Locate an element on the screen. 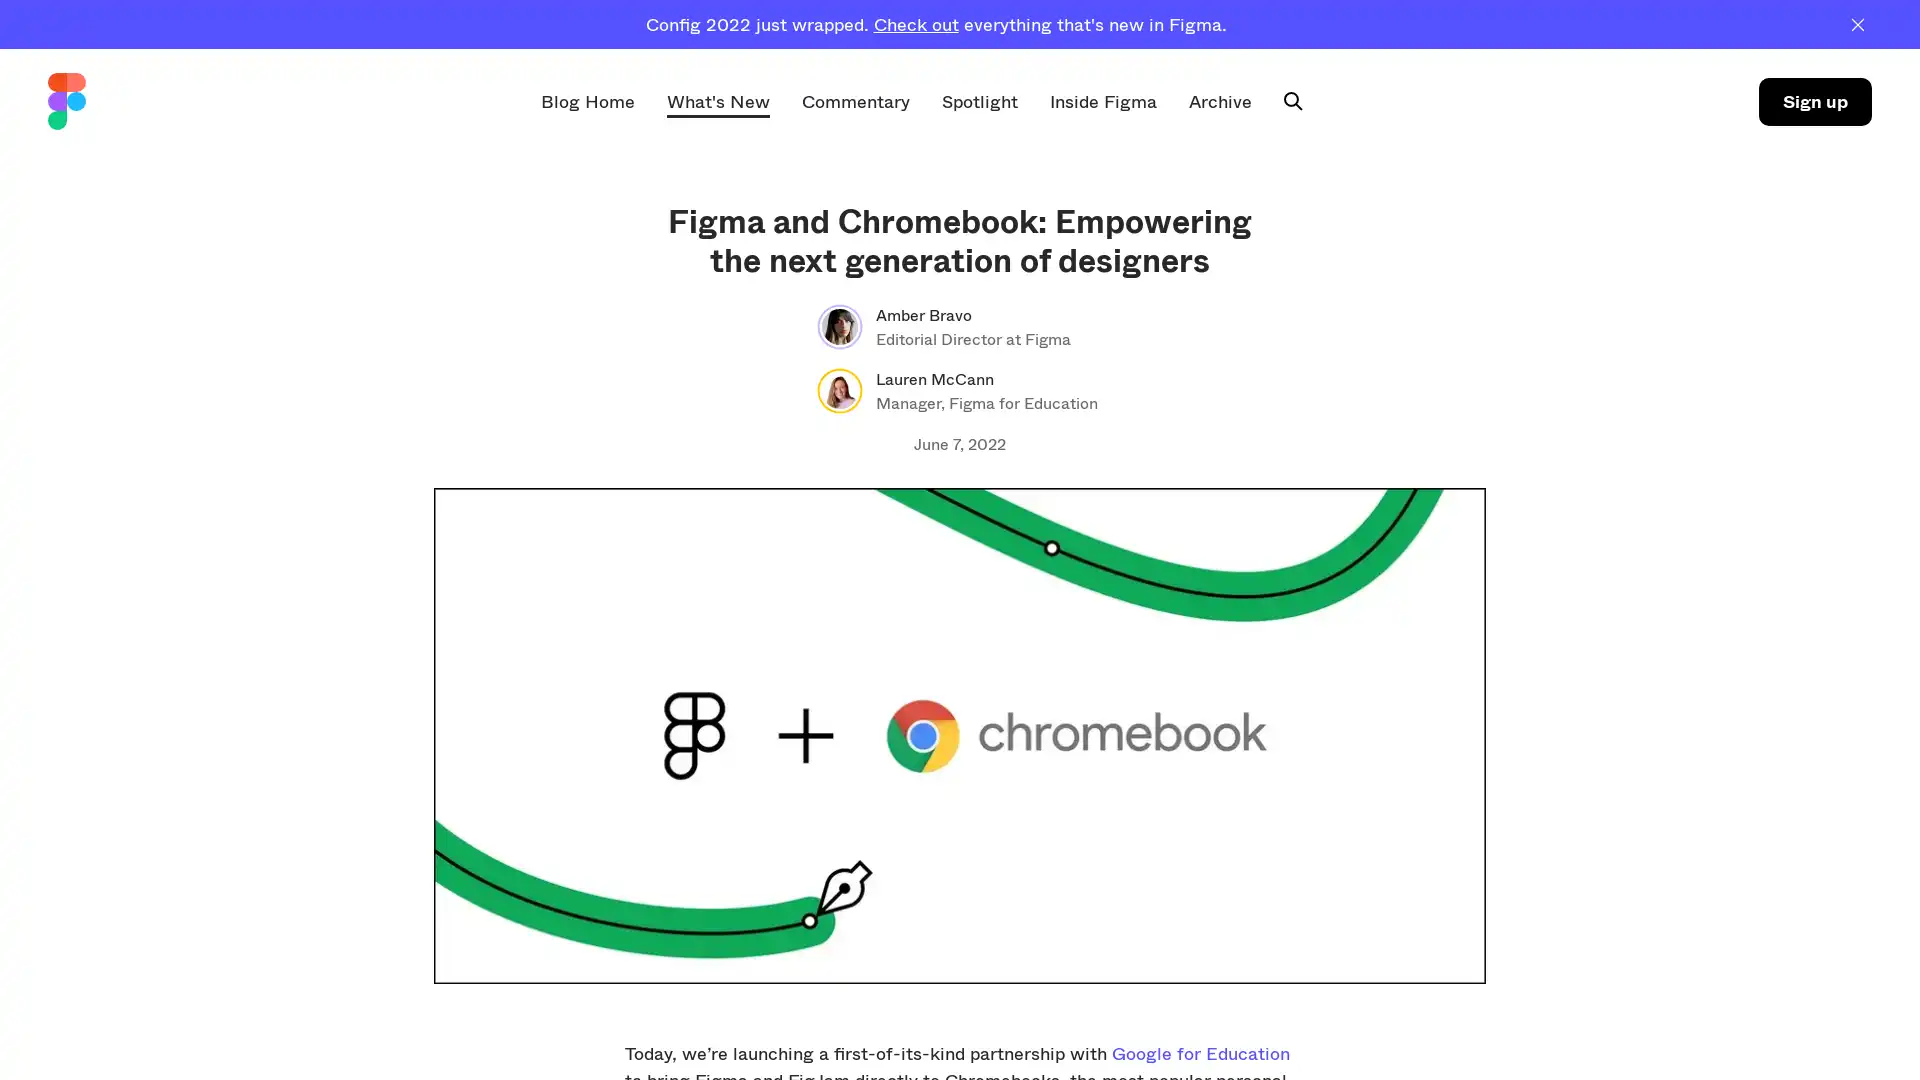 This screenshot has height=1080, width=1920. Dismiss is located at coordinates (1856, 23).